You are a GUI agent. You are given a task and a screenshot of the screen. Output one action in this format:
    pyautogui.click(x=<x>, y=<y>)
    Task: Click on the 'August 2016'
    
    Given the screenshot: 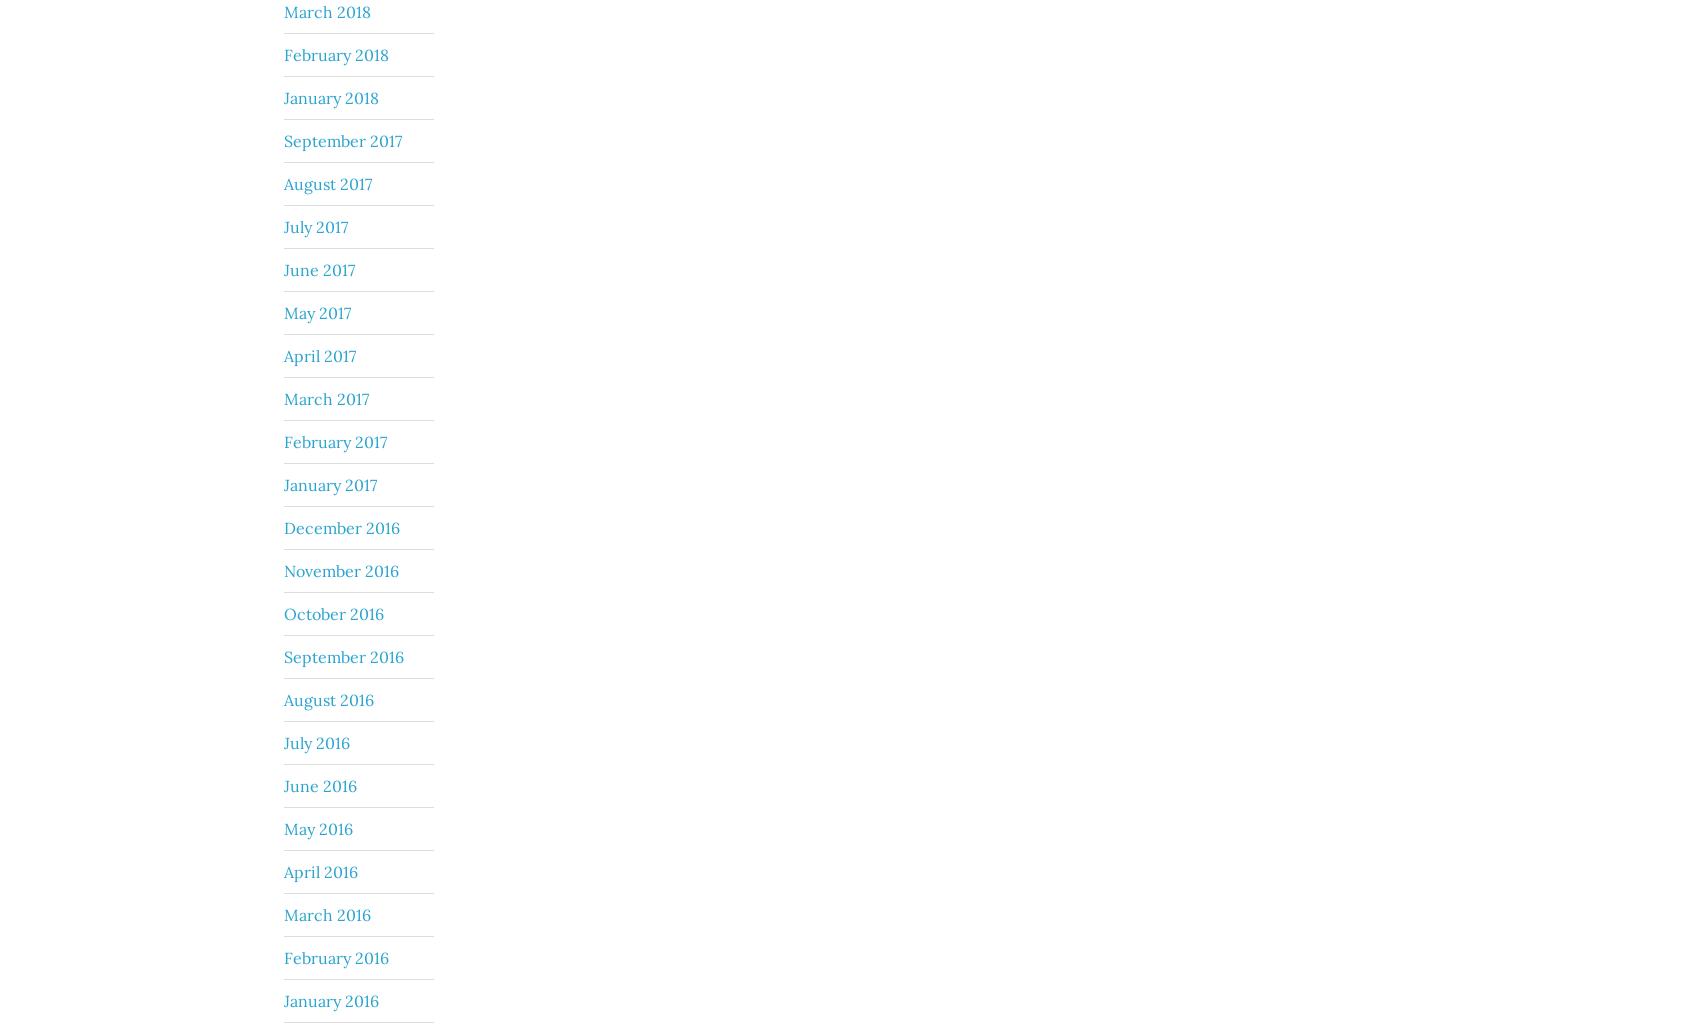 What is the action you would take?
    pyautogui.click(x=328, y=698)
    